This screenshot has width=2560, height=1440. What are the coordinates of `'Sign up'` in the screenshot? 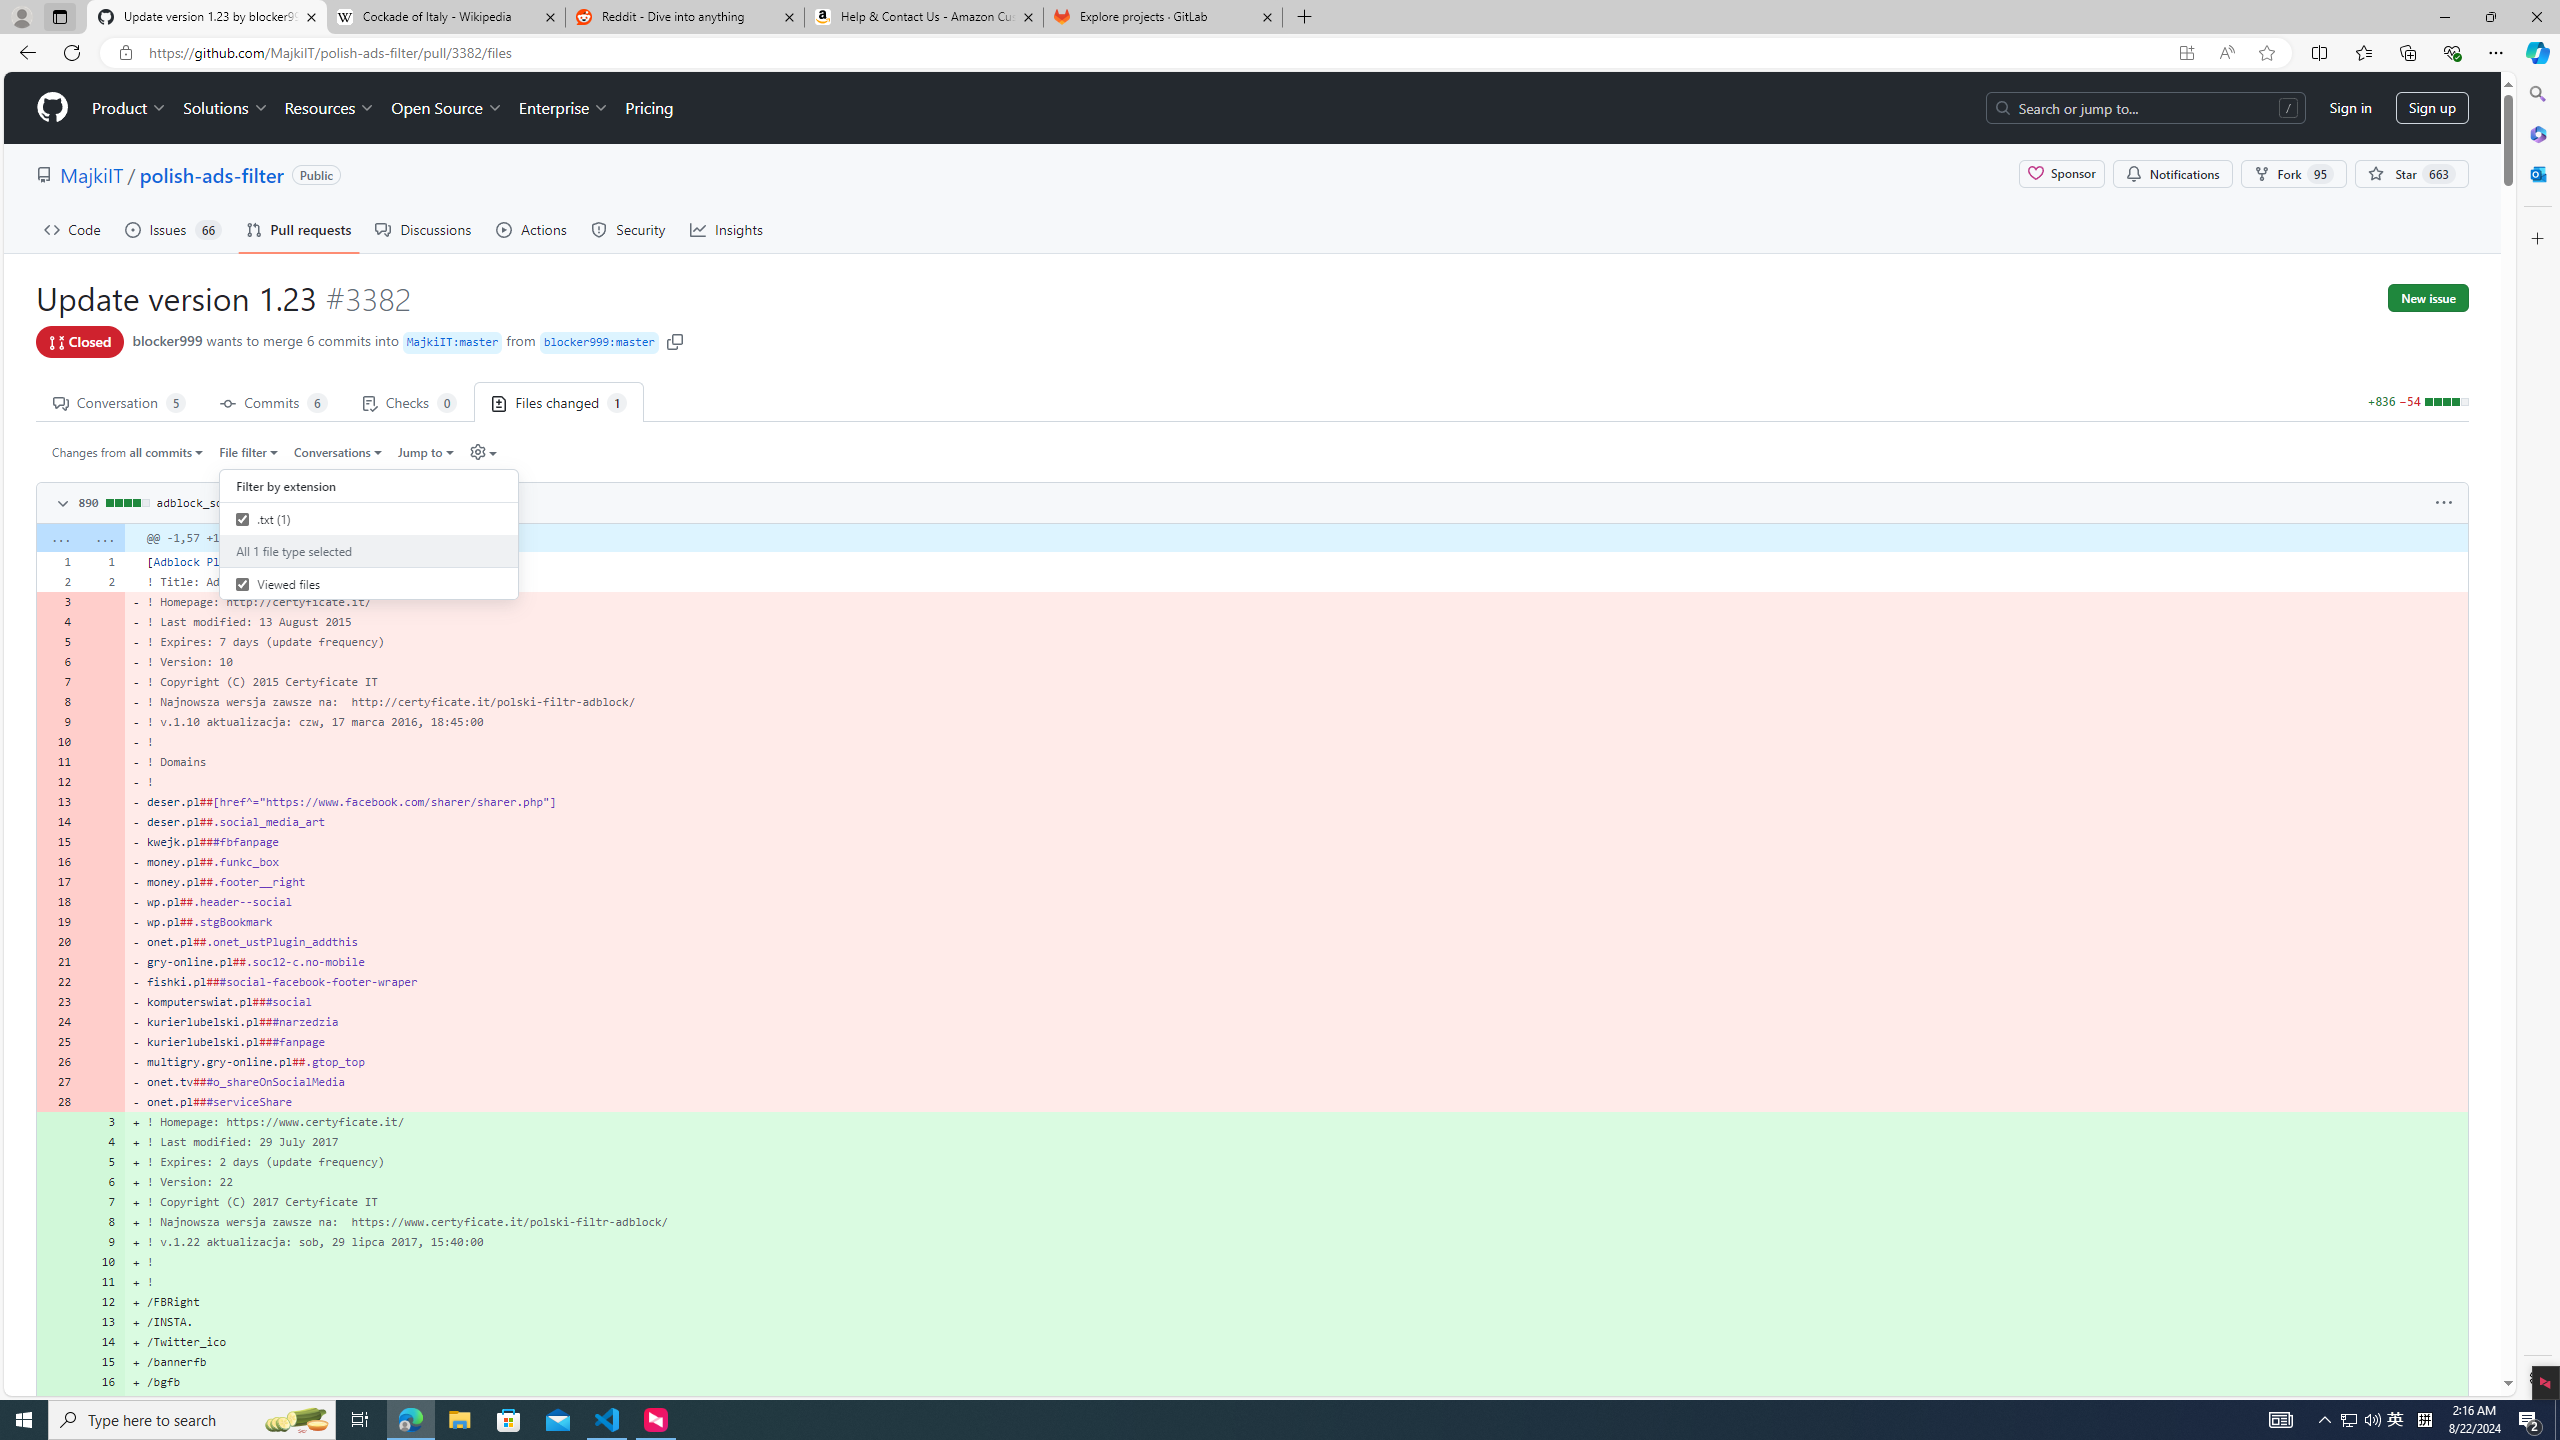 It's located at (2431, 107).